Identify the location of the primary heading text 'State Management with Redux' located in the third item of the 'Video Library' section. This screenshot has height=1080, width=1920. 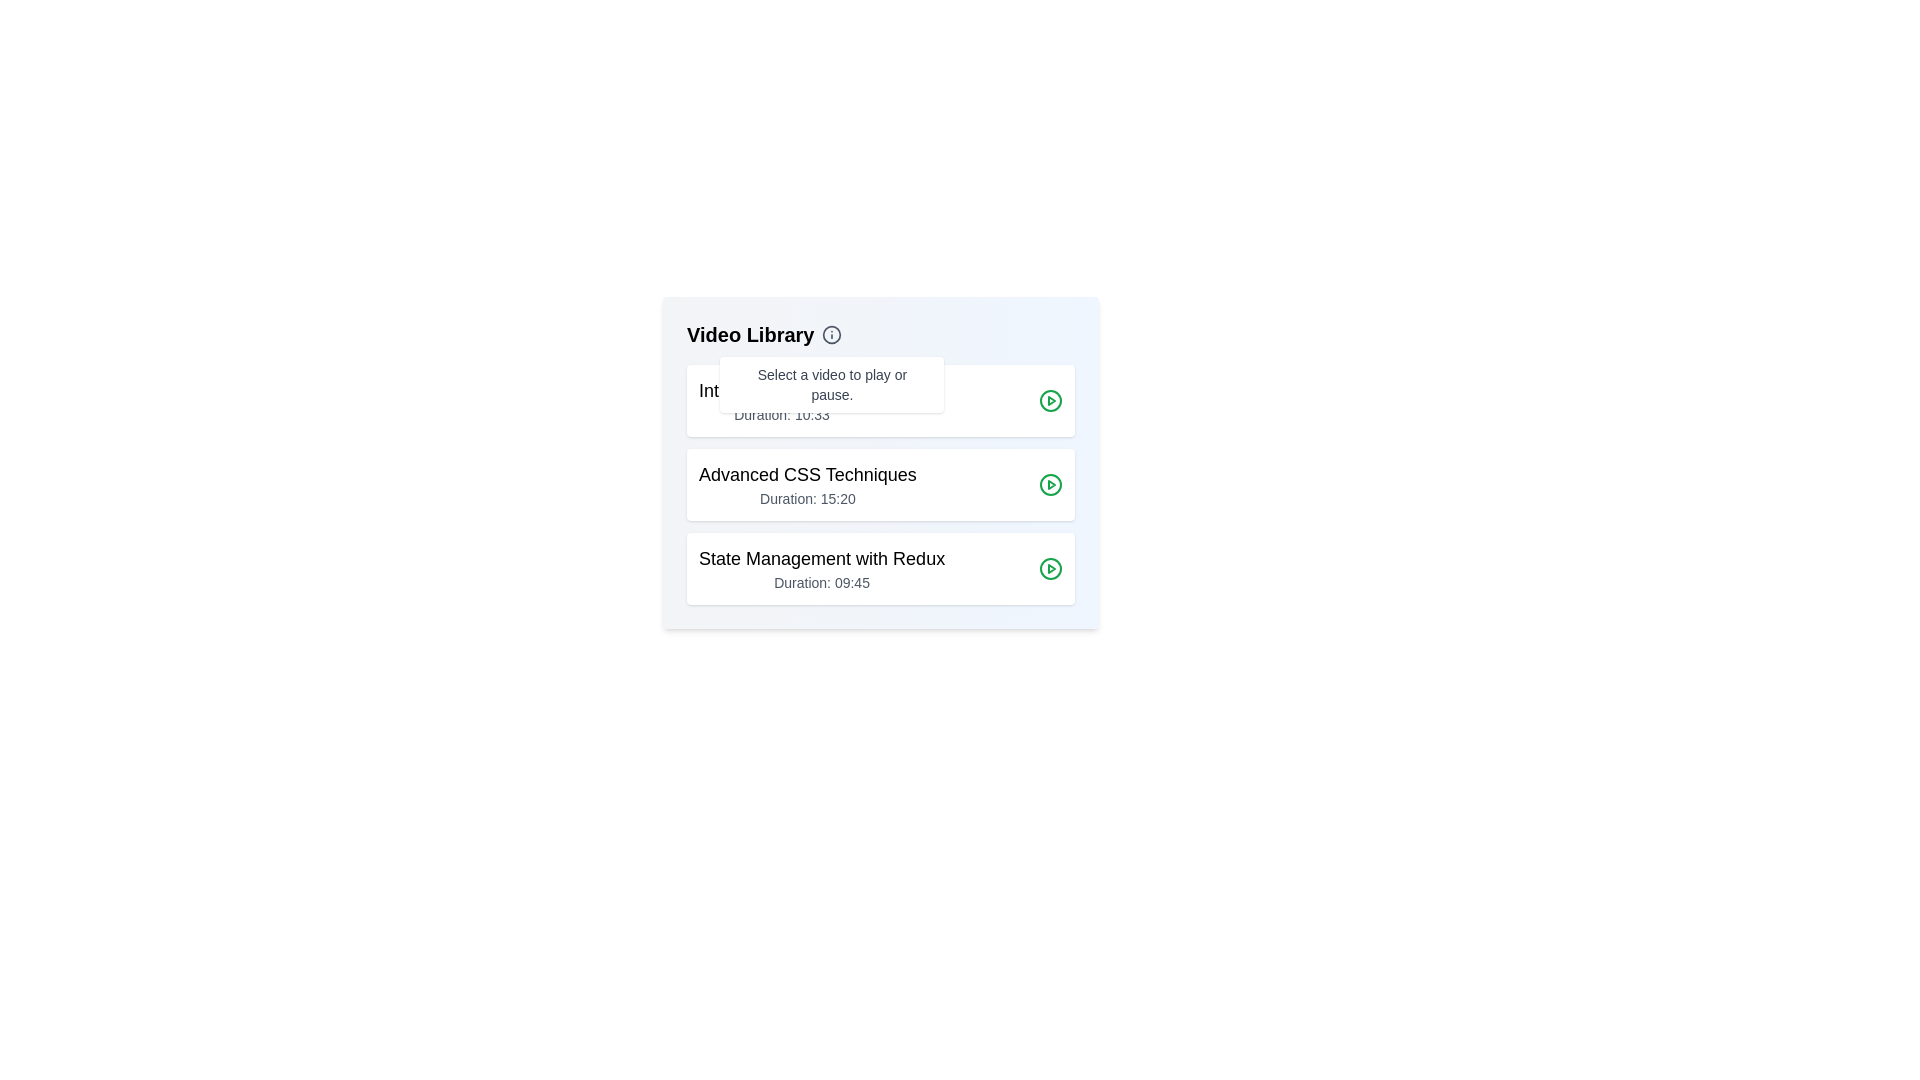
(822, 559).